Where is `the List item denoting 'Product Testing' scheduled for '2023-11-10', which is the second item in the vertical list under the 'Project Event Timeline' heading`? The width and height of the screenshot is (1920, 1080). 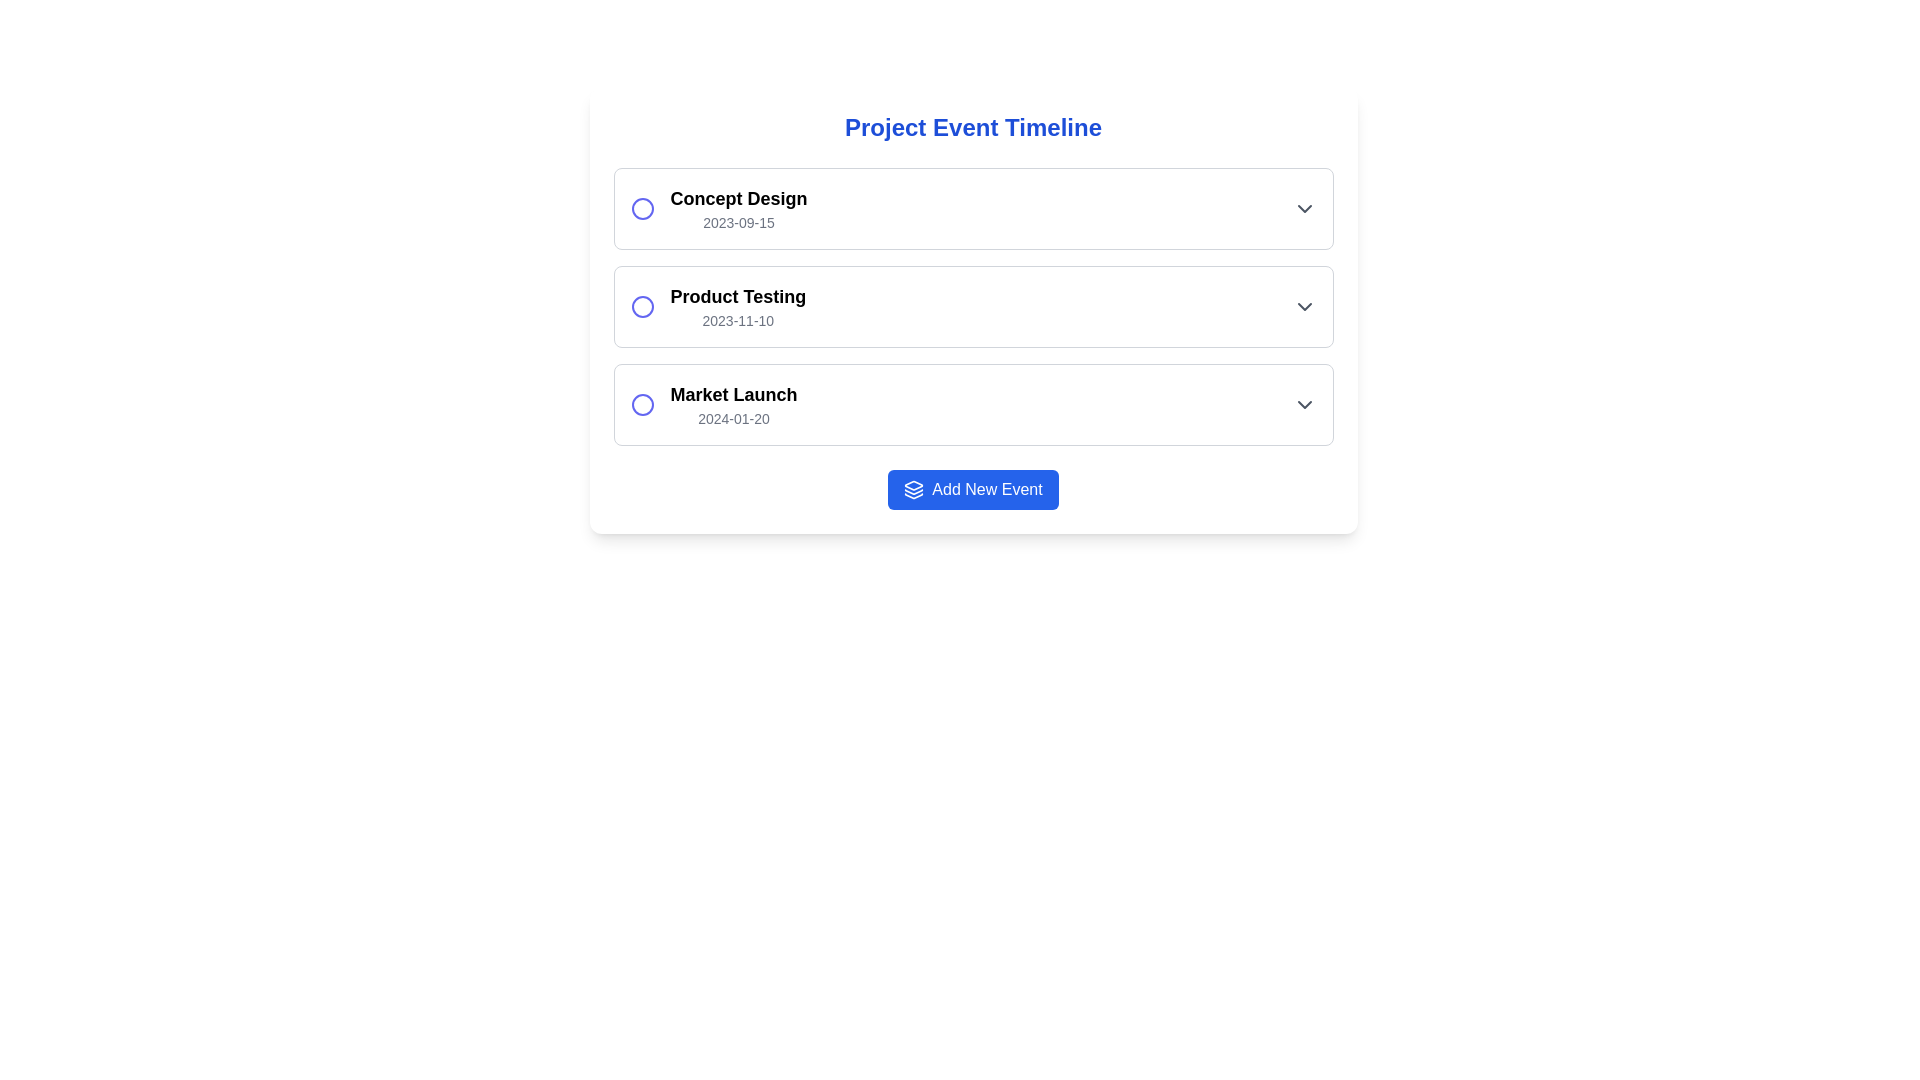 the List item denoting 'Product Testing' scheduled for '2023-11-10', which is the second item in the vertical list under the 'Project Event Timeline' heading is located at coordinates (718, 307).